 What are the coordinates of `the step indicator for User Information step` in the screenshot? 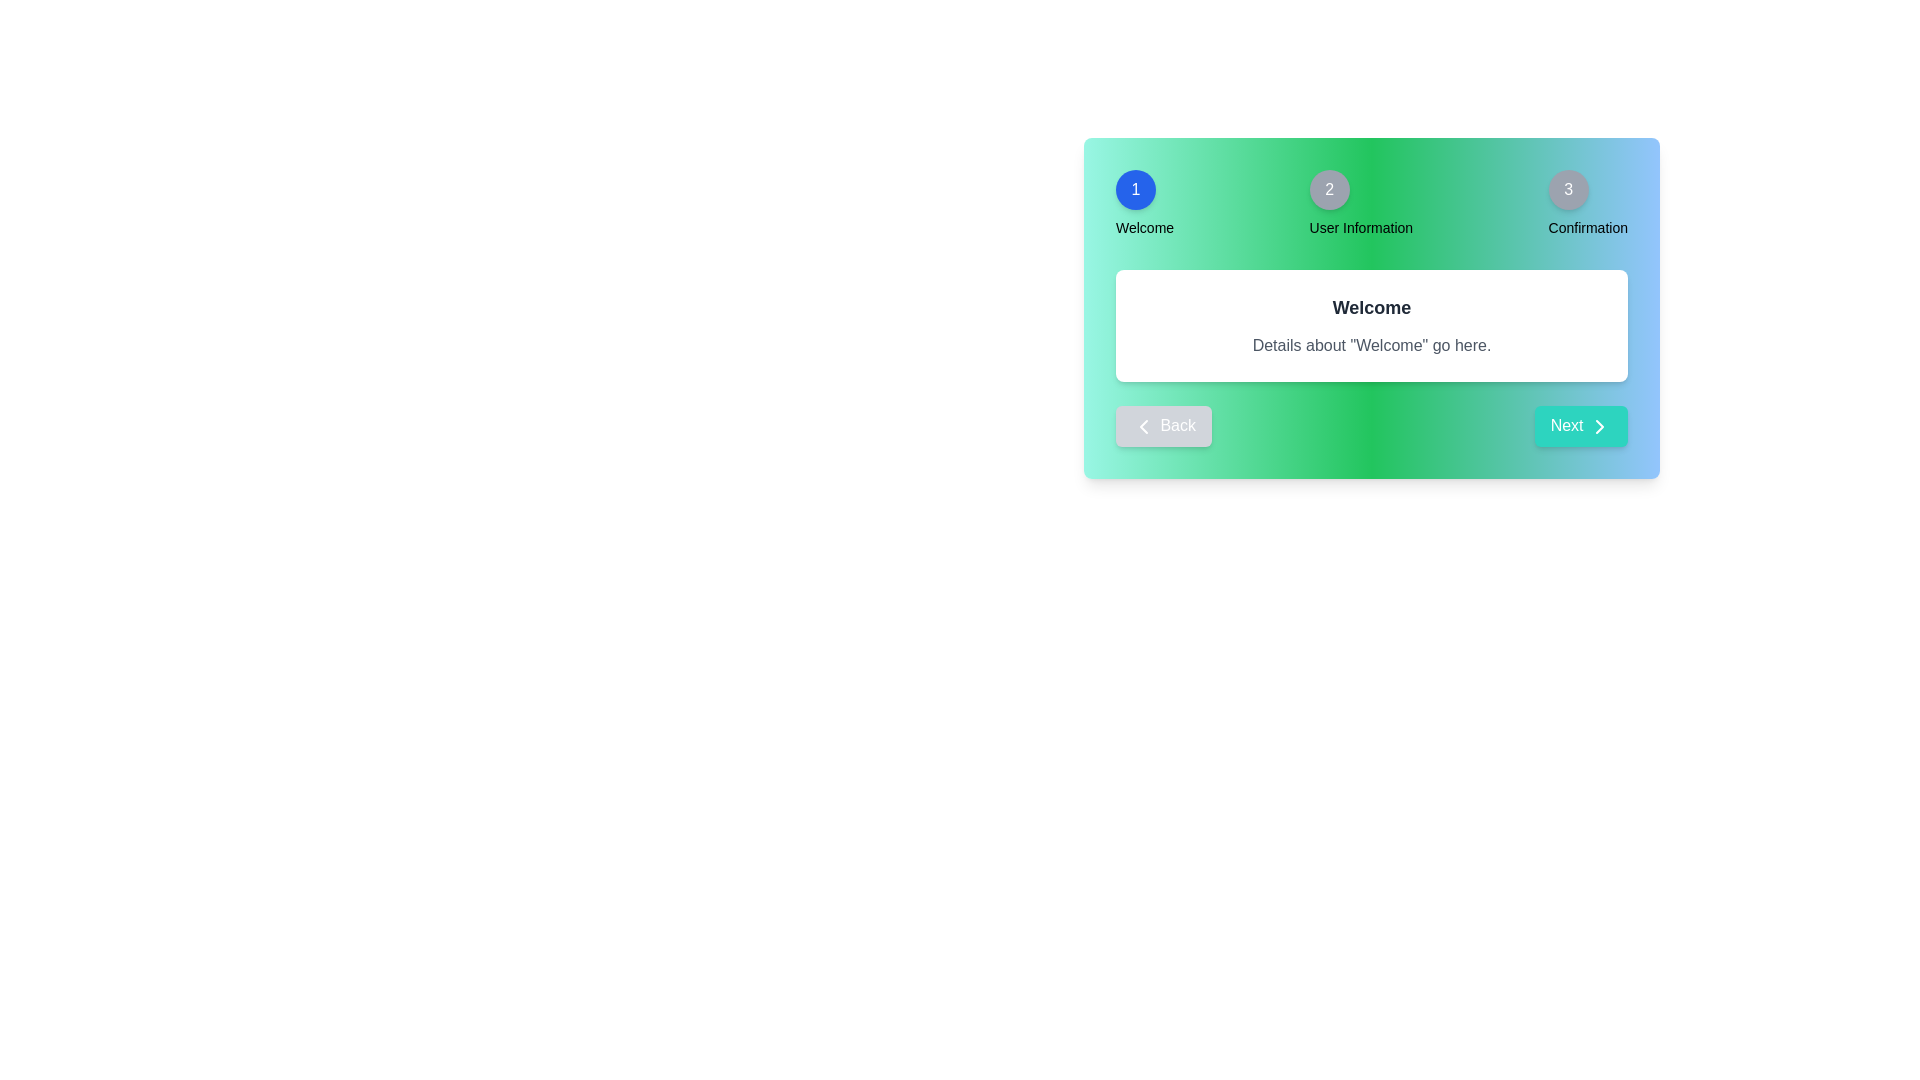 It's located at (1329, 189).